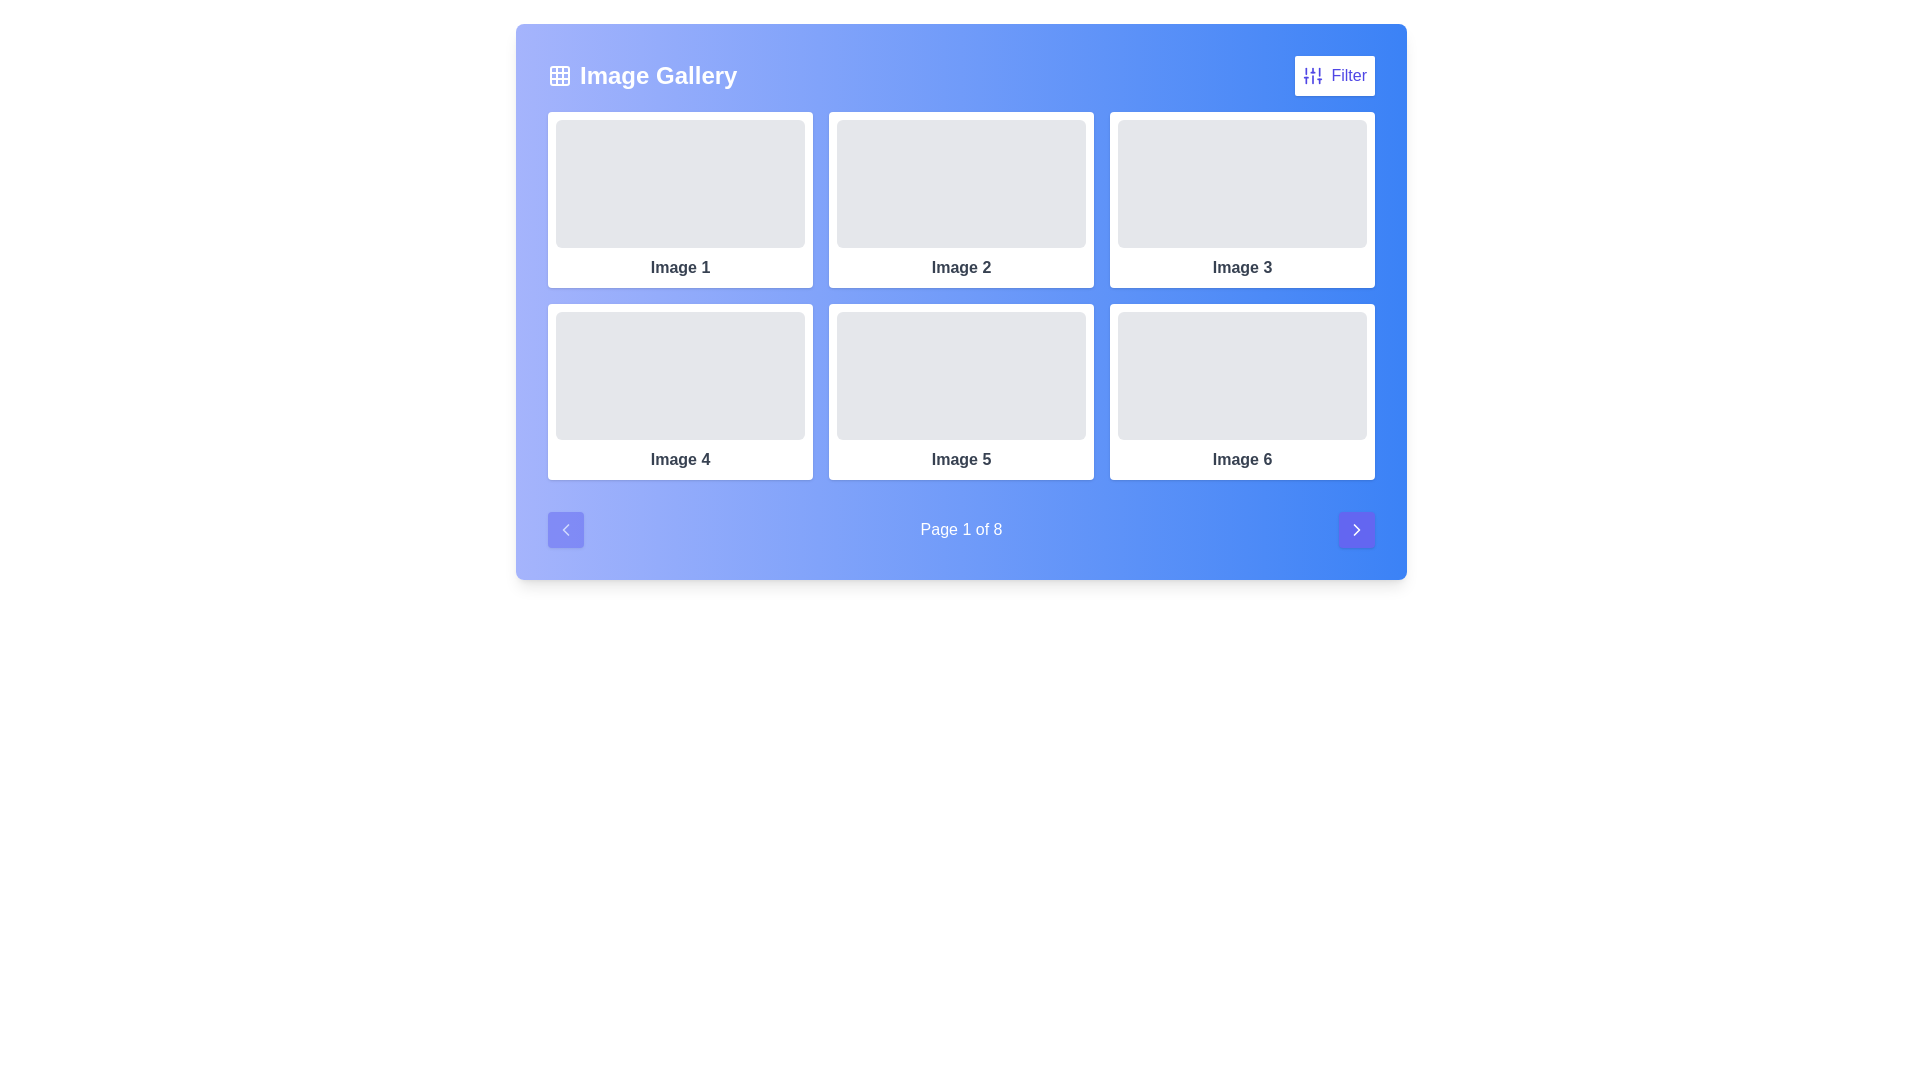 Image resolution: width=1920 pixels, height=1080 pixels. What do you see at coordinates (1241, 200) in the screenshot?
I see `the Card located in the top-right corner of the grid, which serves as a non-interactive informational placeholder between 'Image 2' and 'Image 6'` at bounding box center [1241, 200].